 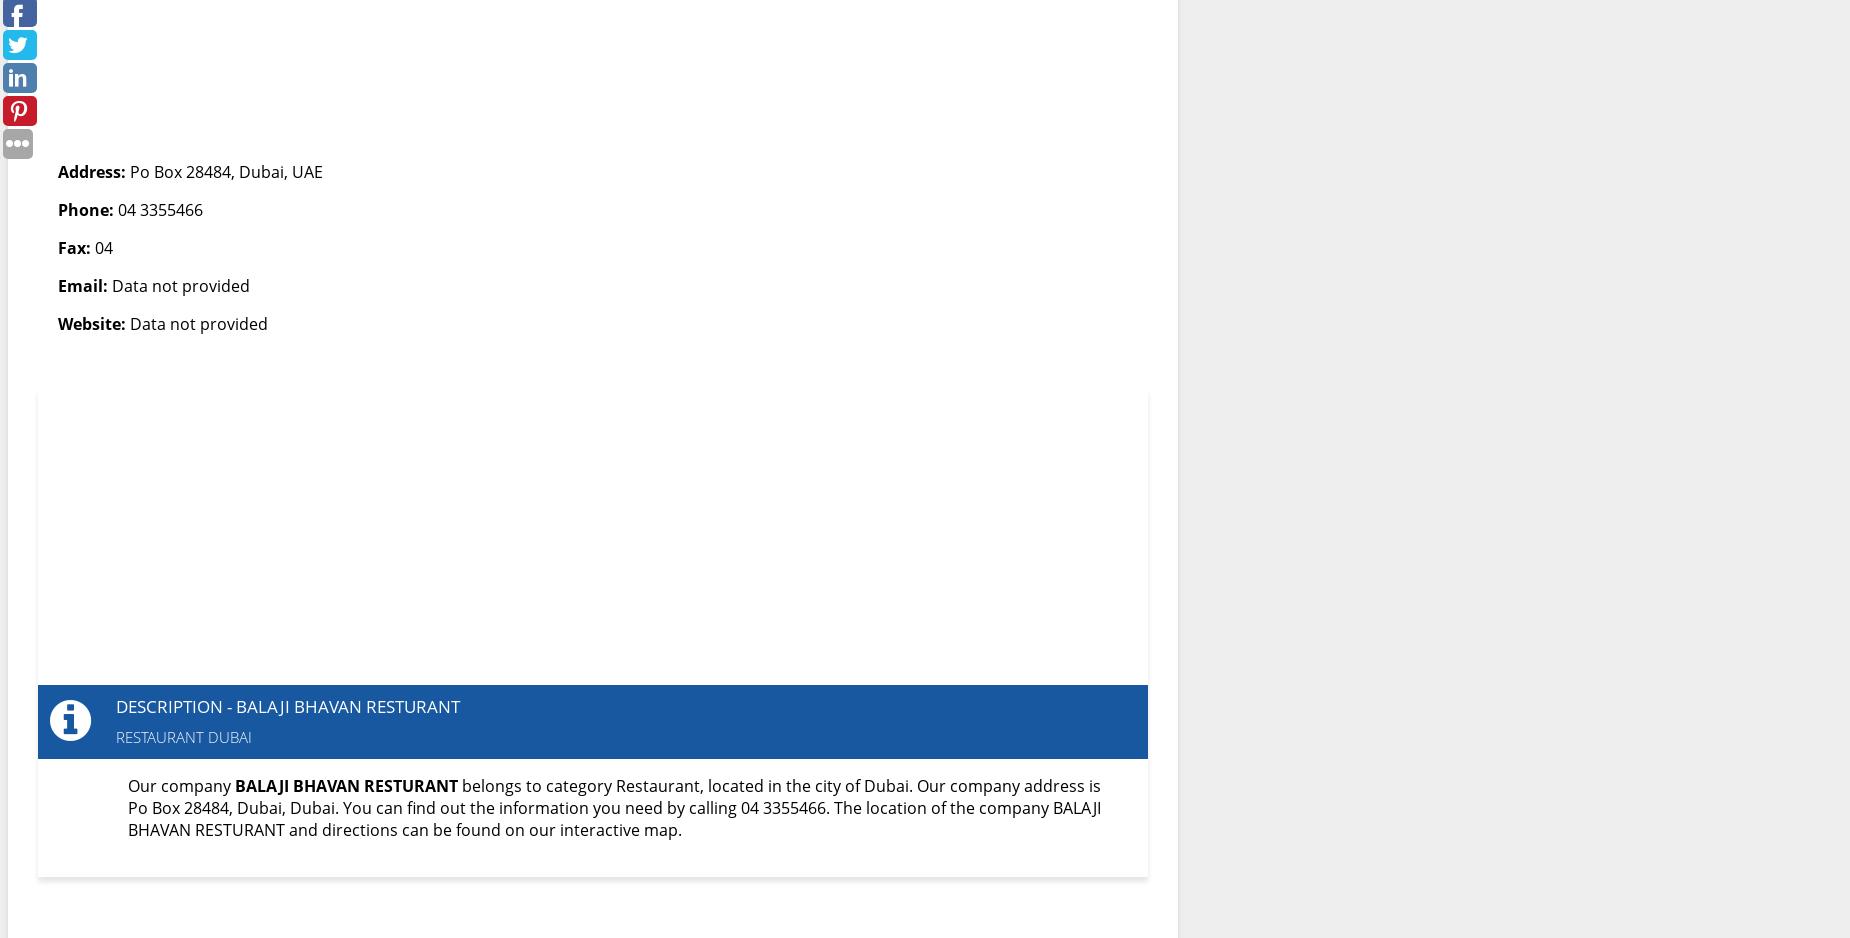 I want to click on 'Description - BALAJI BHAVAN RESTURANT', so click(x=287, y=705).